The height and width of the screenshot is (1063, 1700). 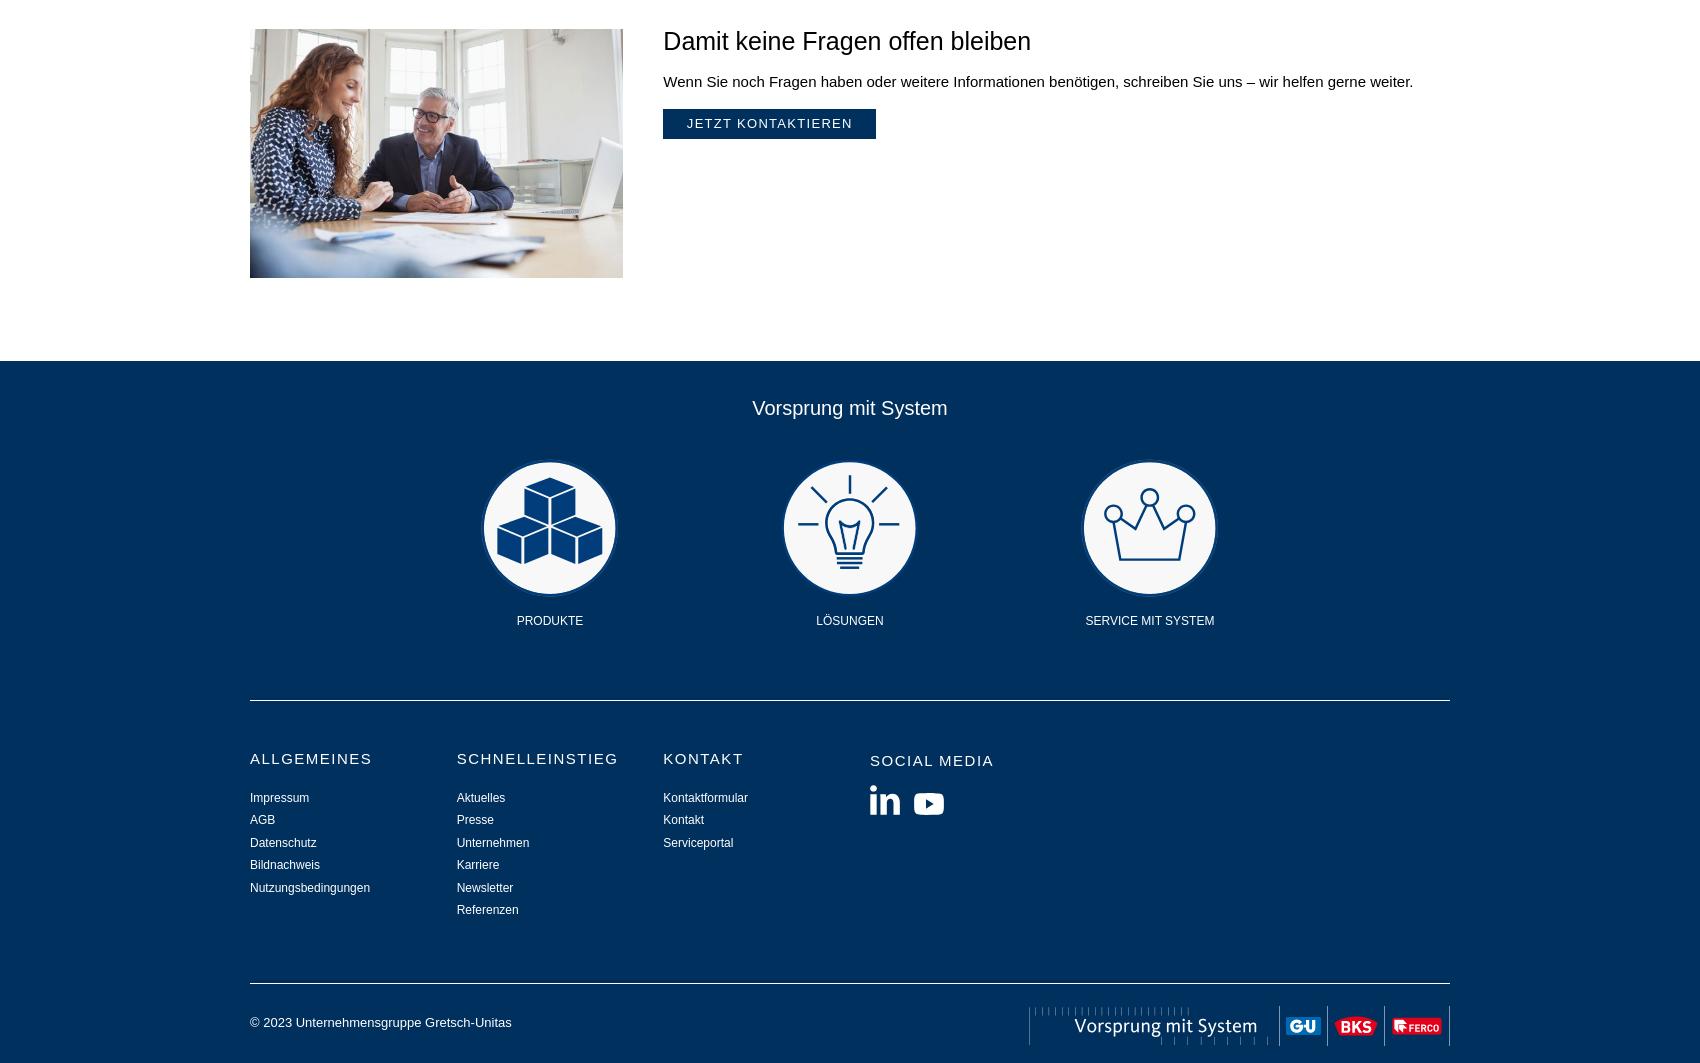 What do you see at coordinates (262, 818) in the screenshot?
I see `'AGB'` at bounding box center [262, 818].